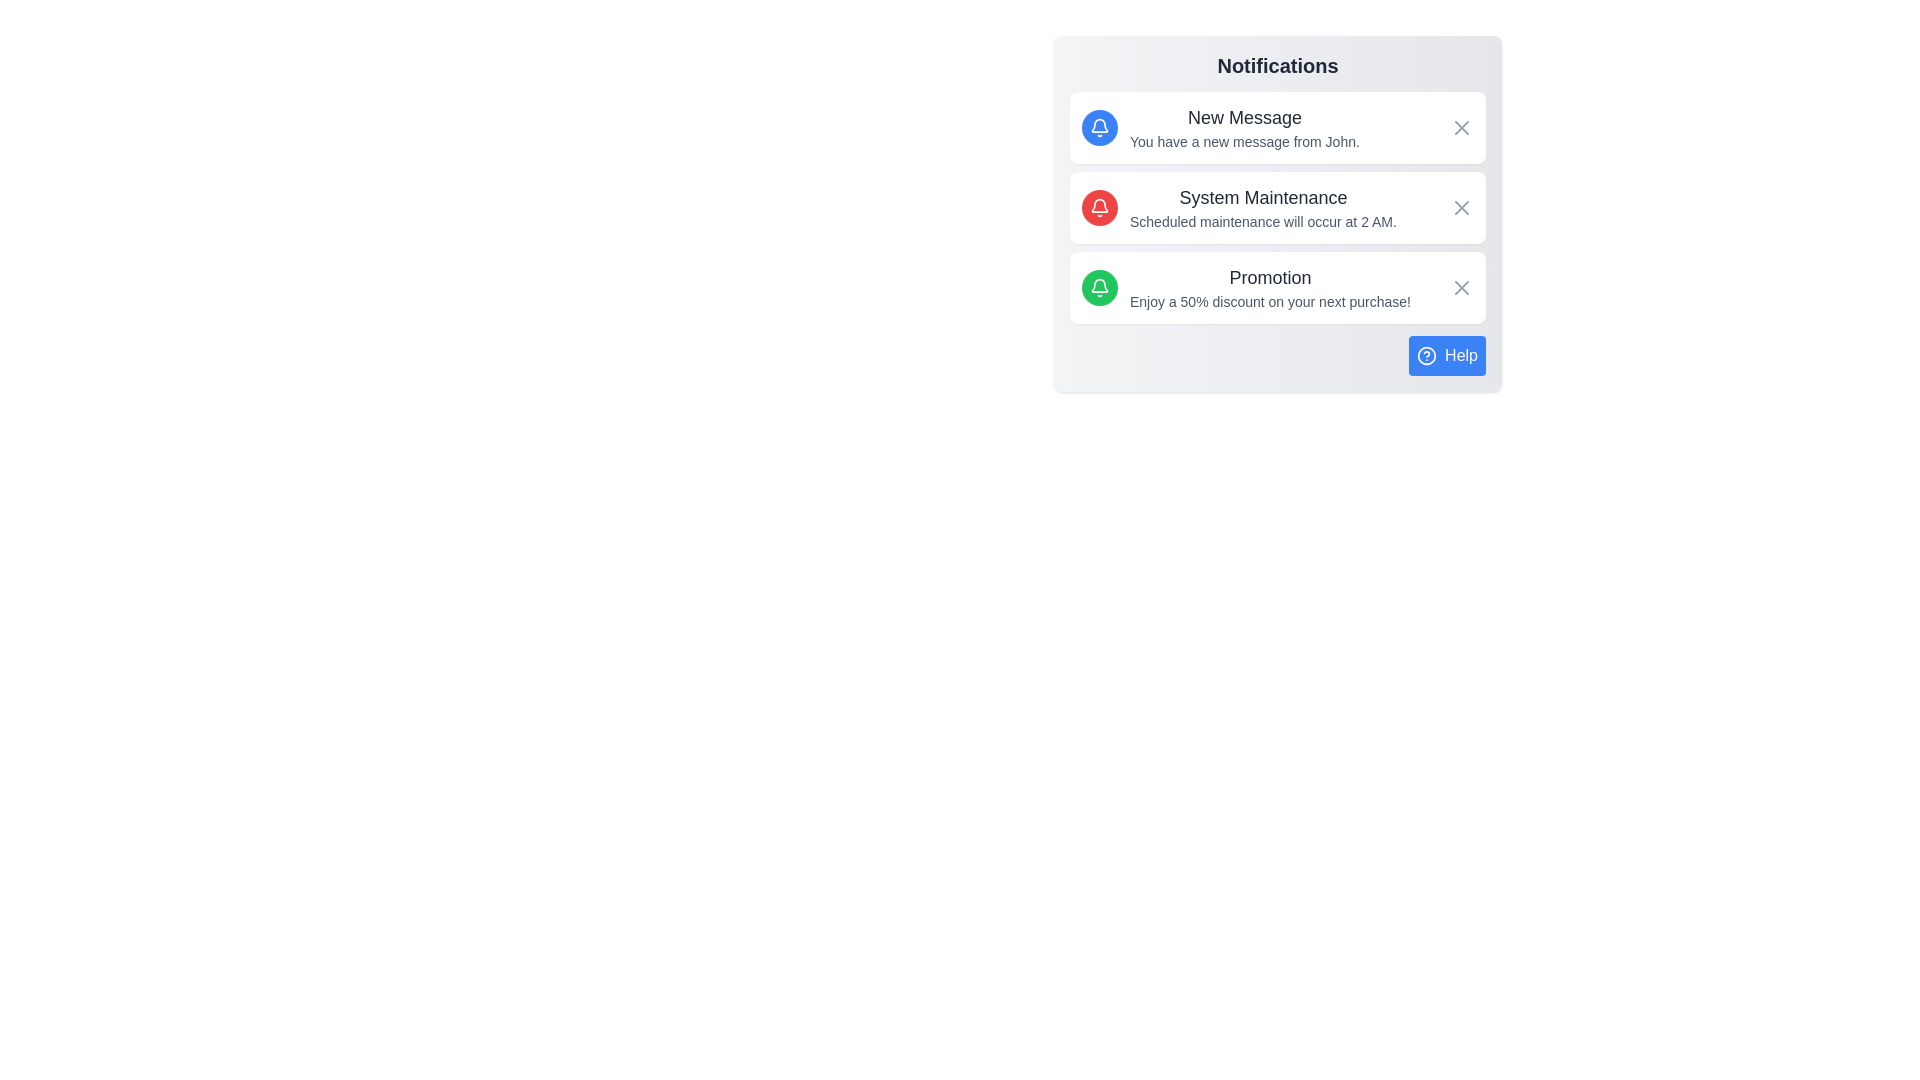 The height and width of the screenshot is (1080, 1920). What do you see at coordinates (1243, 141) in the screenshot?
I see `the text content that states 'You have a new message from John.' located in the 'Notifications' section under the heading 'New Message'` at bounding box center [1243, 141].